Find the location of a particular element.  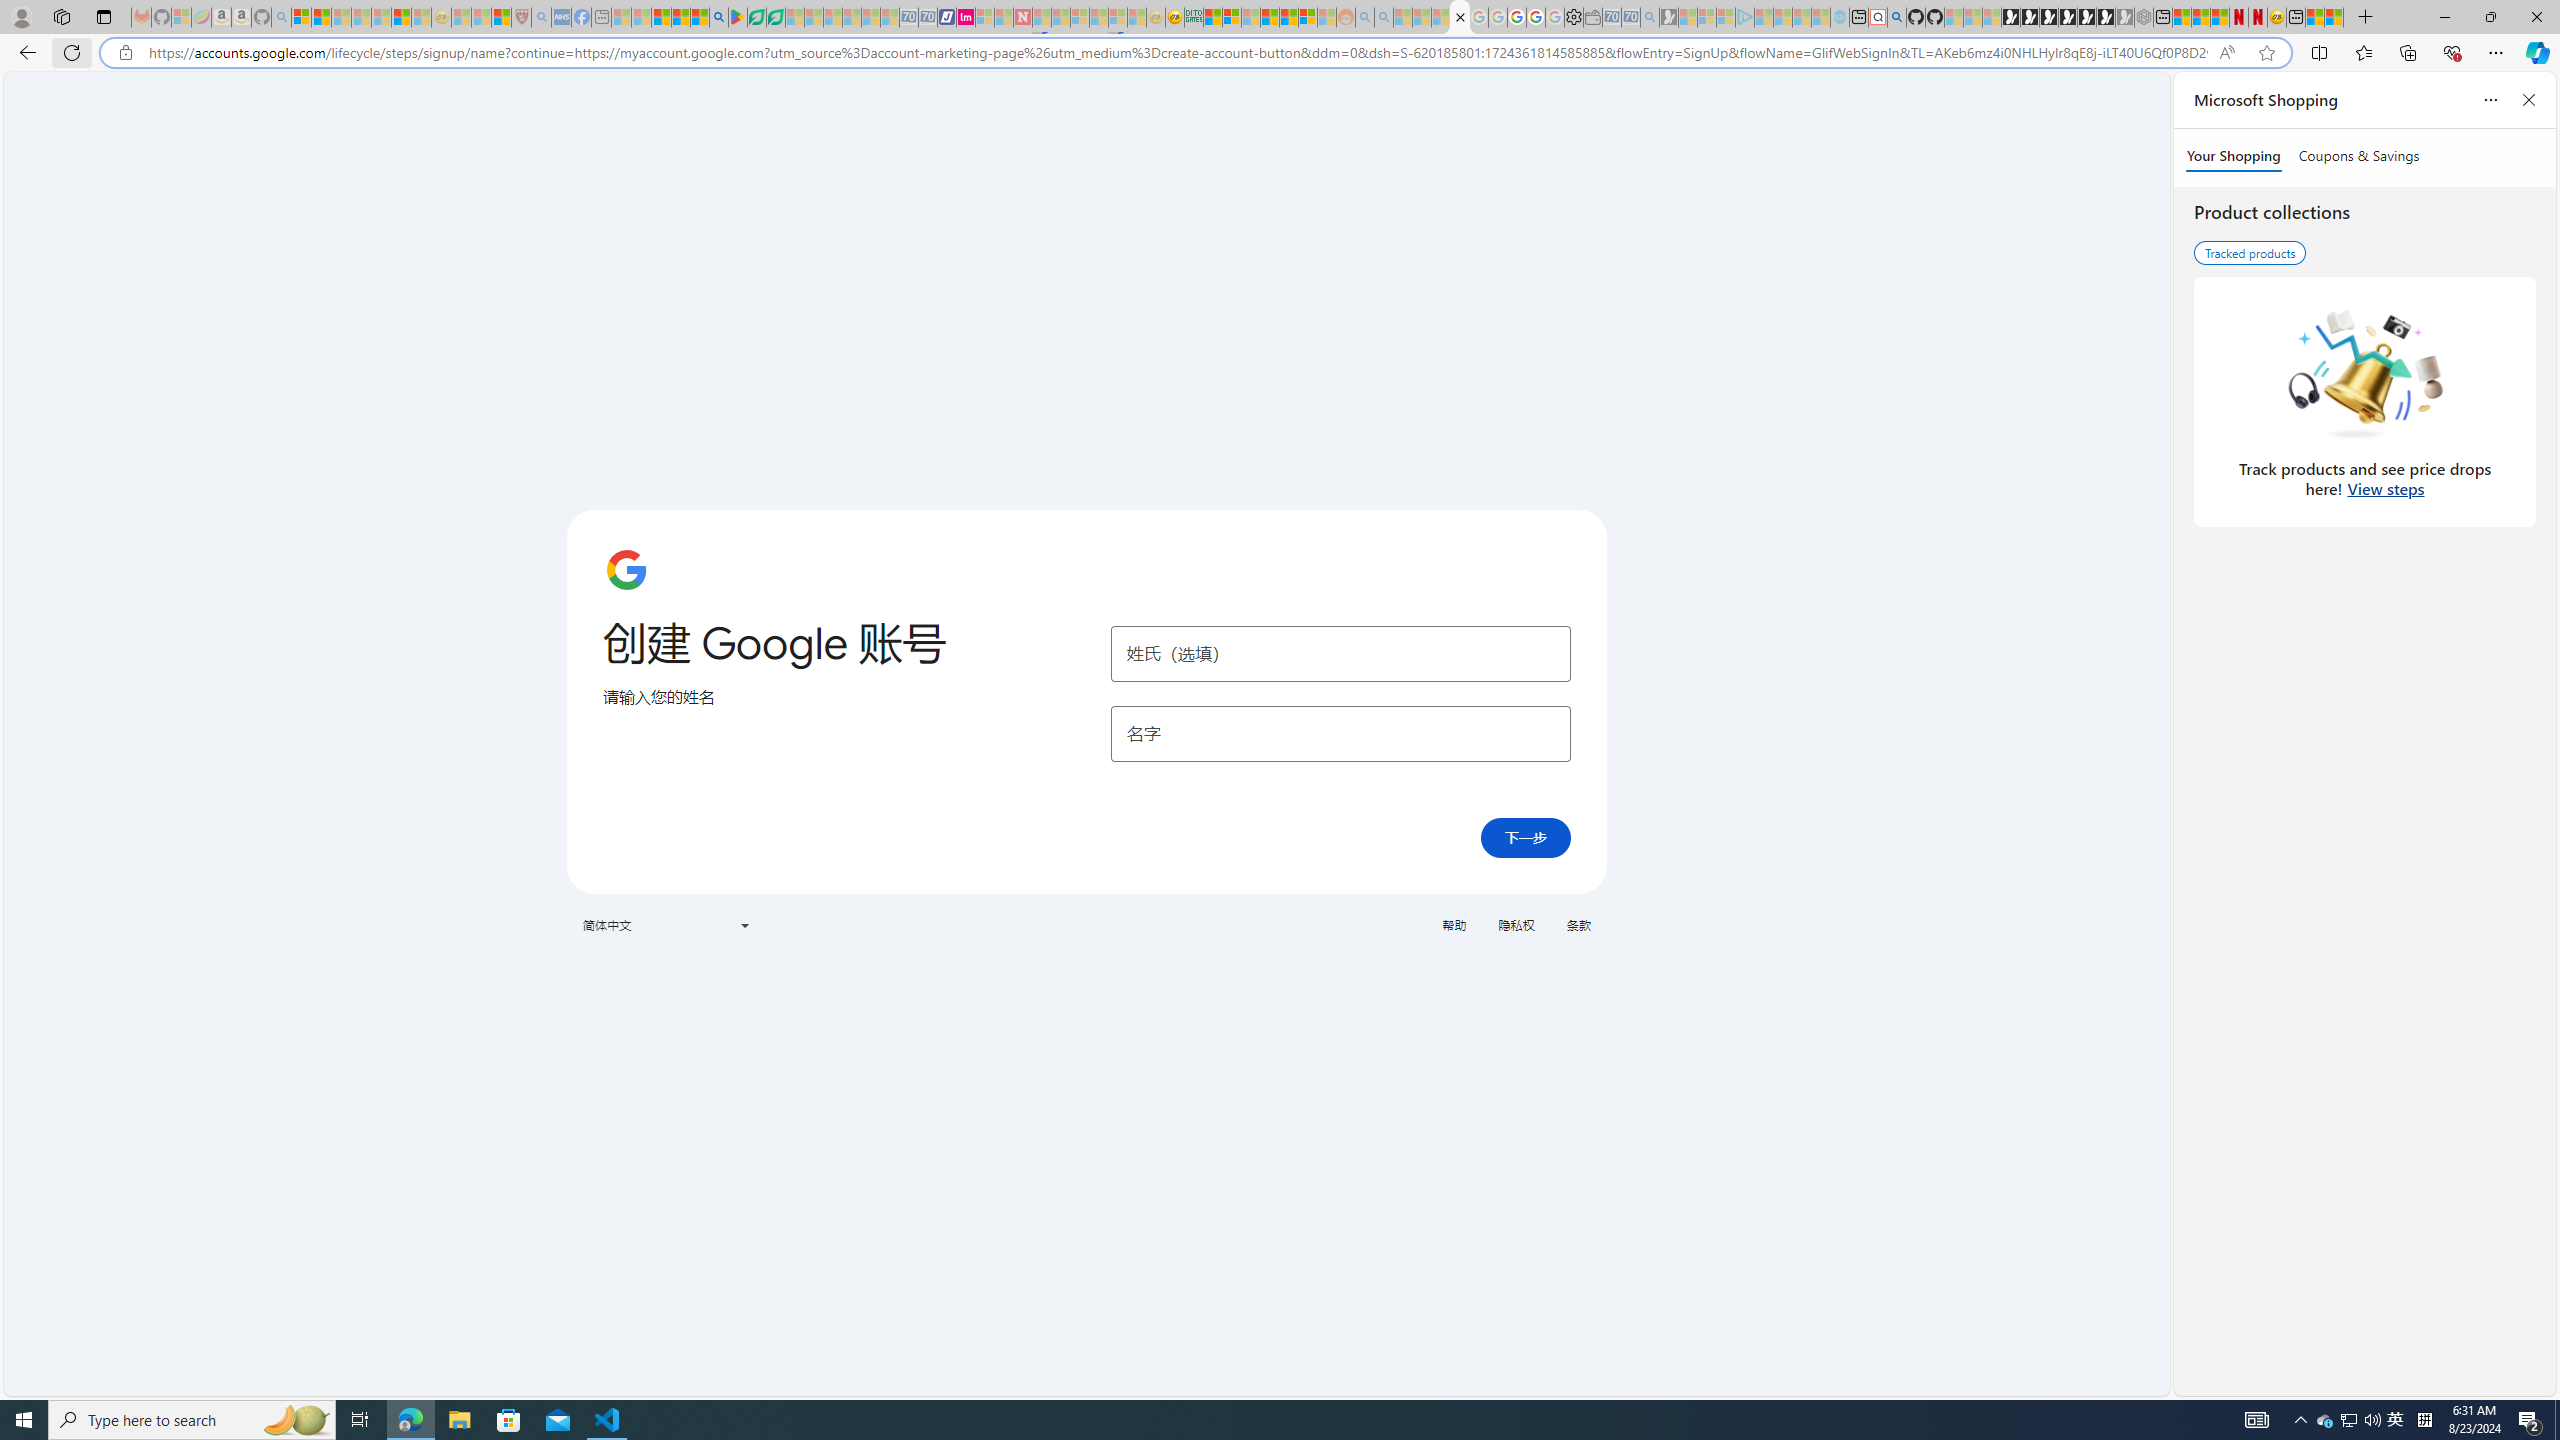

'Cheap Hotels - Save70.com - Sleeping' is located at coordinates (928, 16).